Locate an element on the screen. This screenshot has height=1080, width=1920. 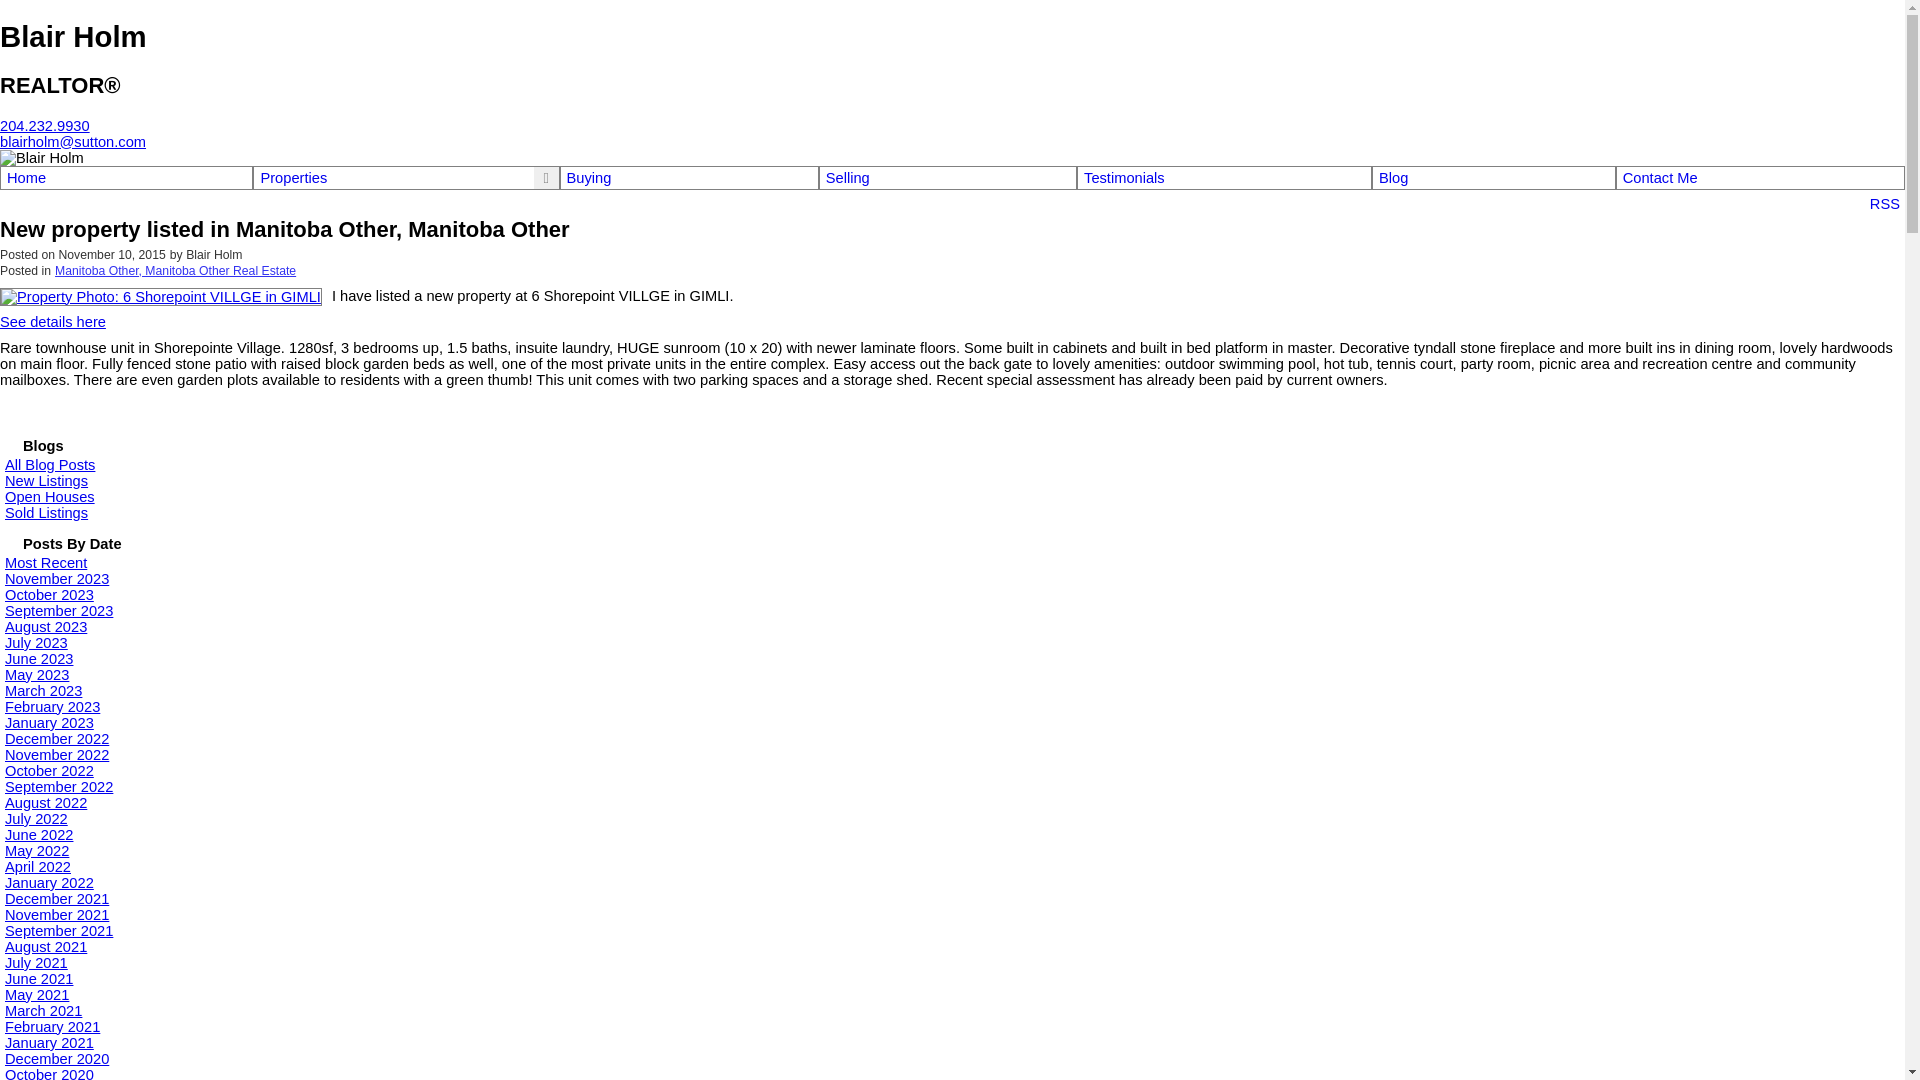
'April 2022' is located at coordinates (38, 866).